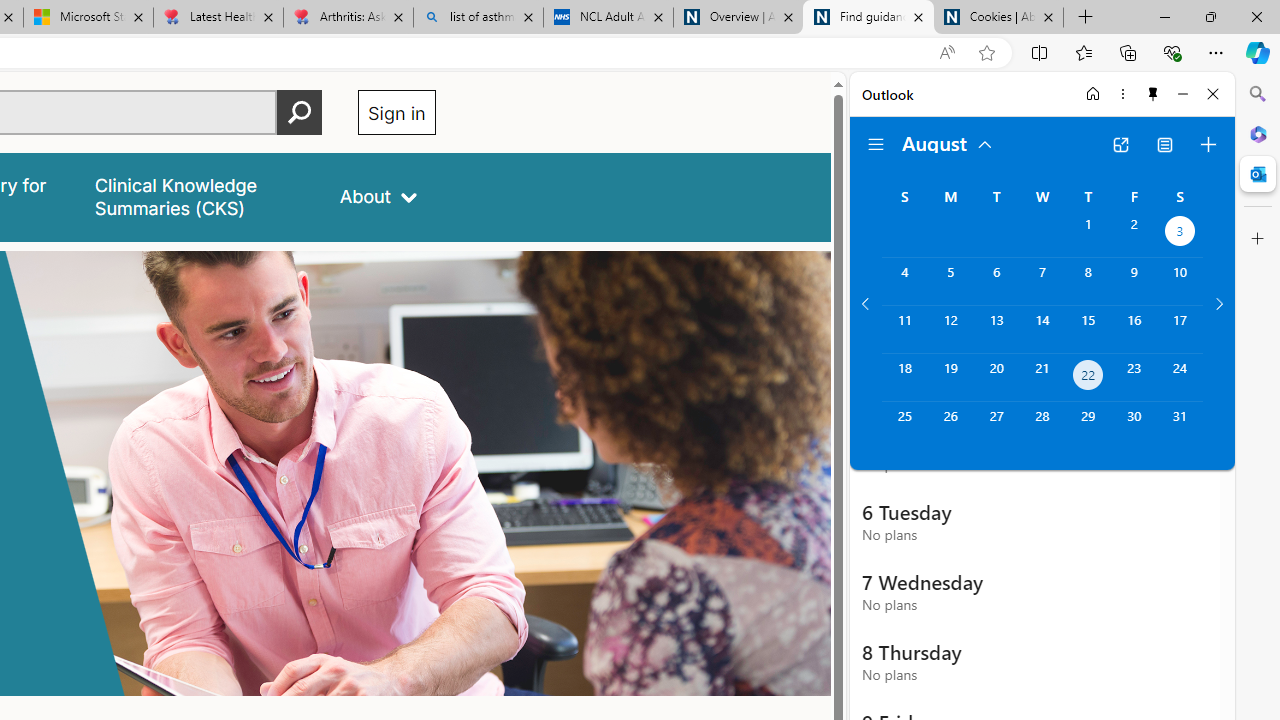  Describe the element at coordinates (1087, 281) in the screenshot. I see `'Thursday, August 8, 2024. '` at that location.